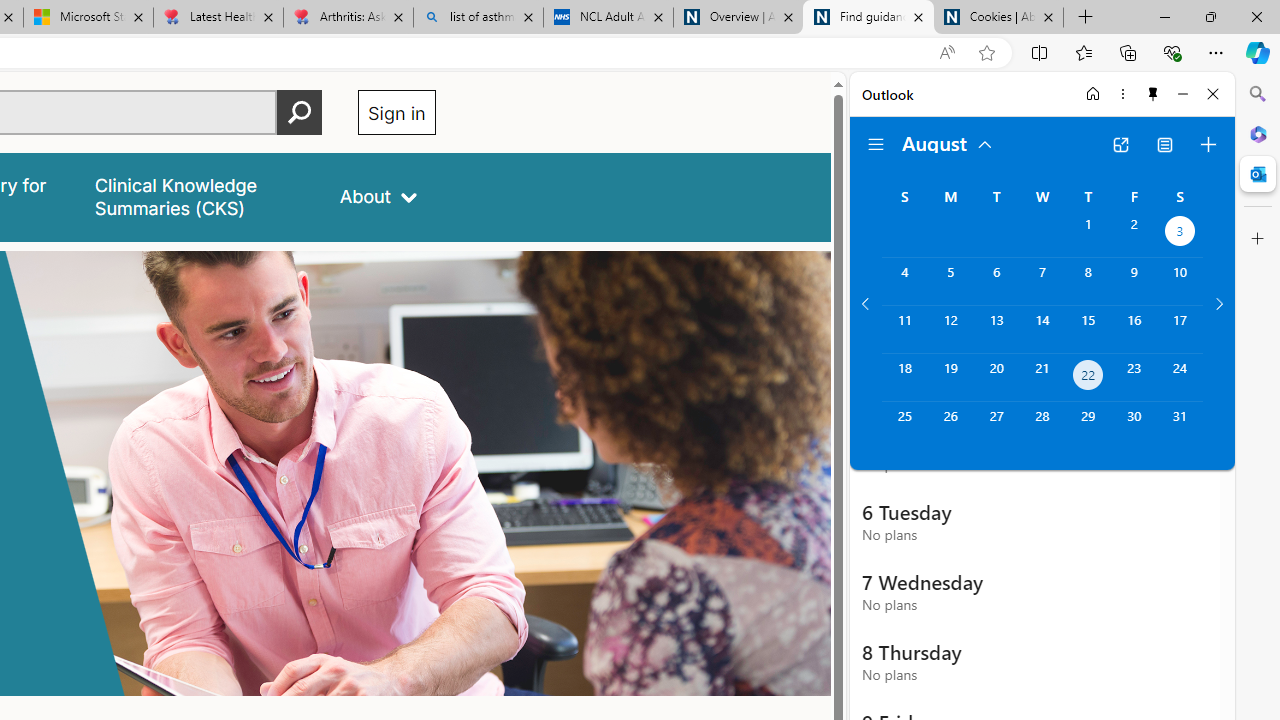  Describe the element at coordinates (1087, 281) in the screenshot. I see `'Thursday, August 8, 2024. '` at that location.